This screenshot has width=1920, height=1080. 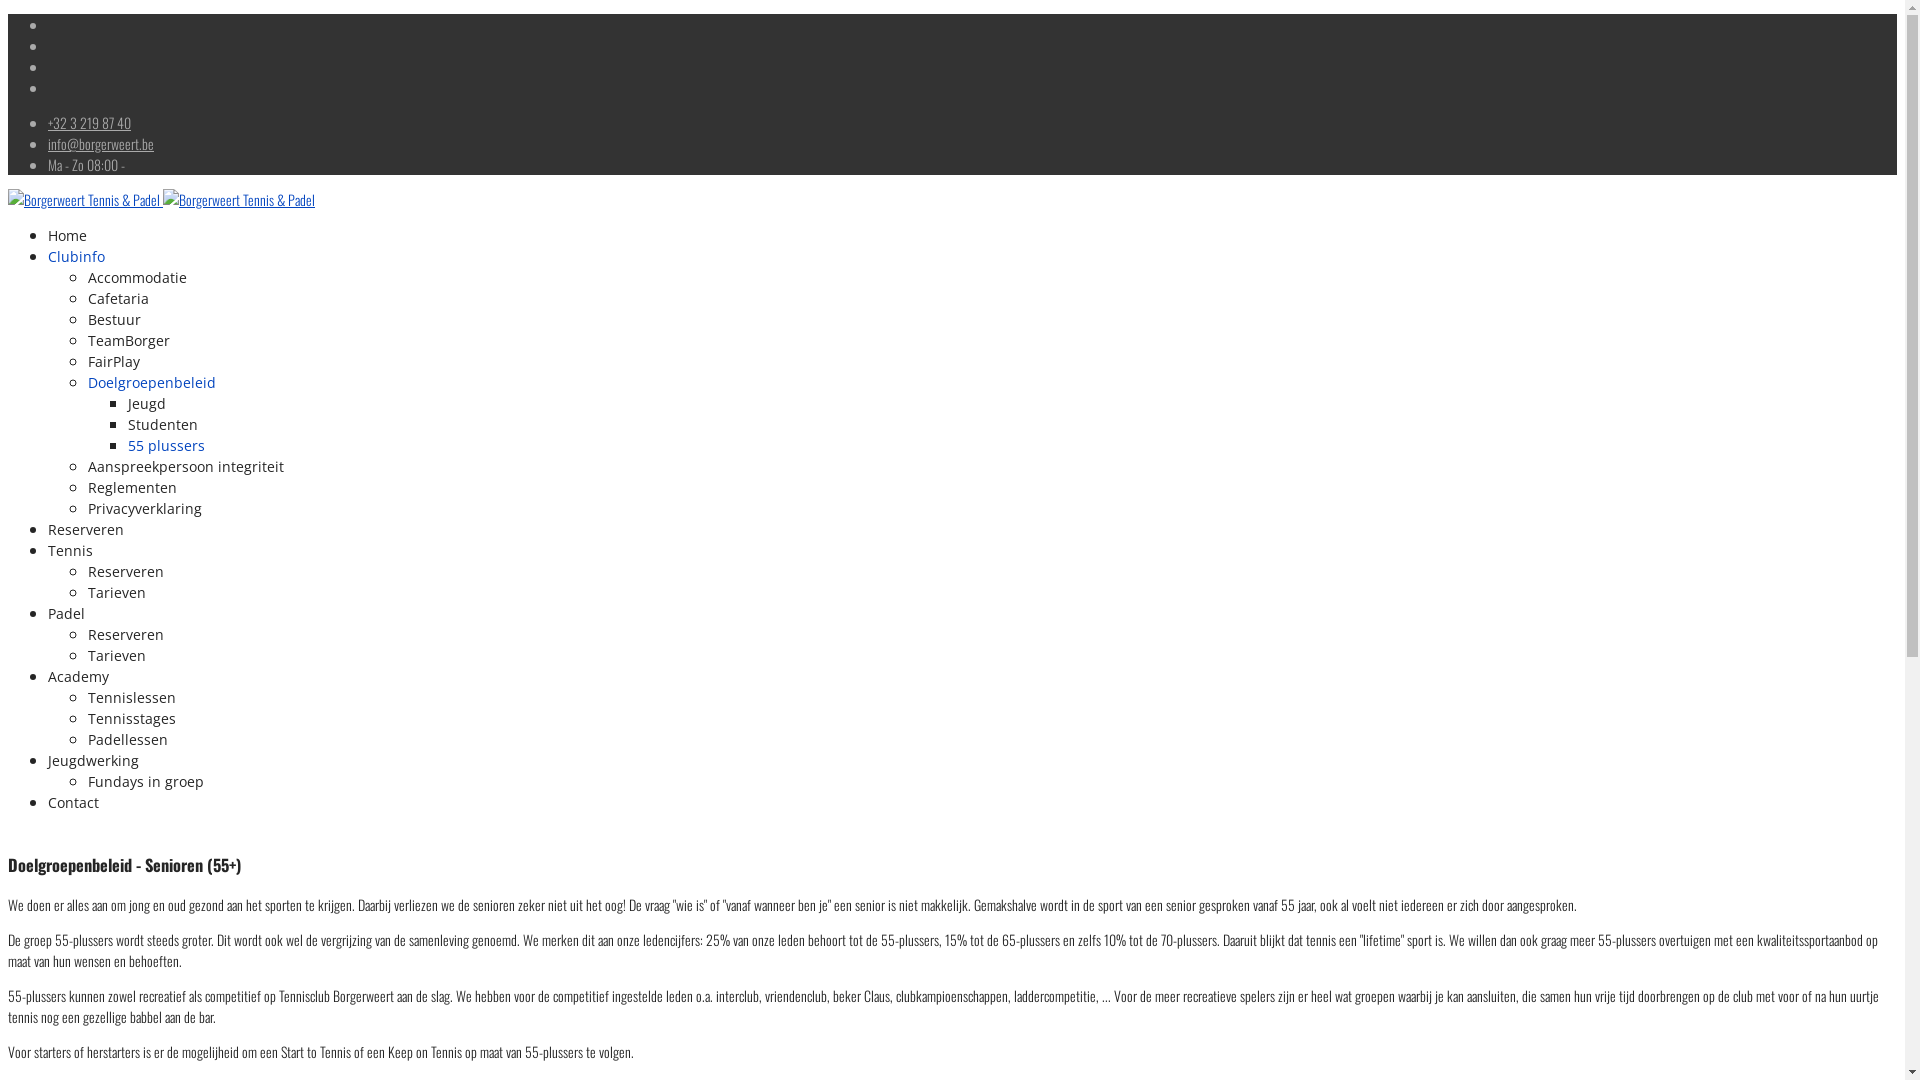 What do you see at coordinates (146, 403) in the screenshot?
I see `'Jeugd'` at bounding box center [146, 403].